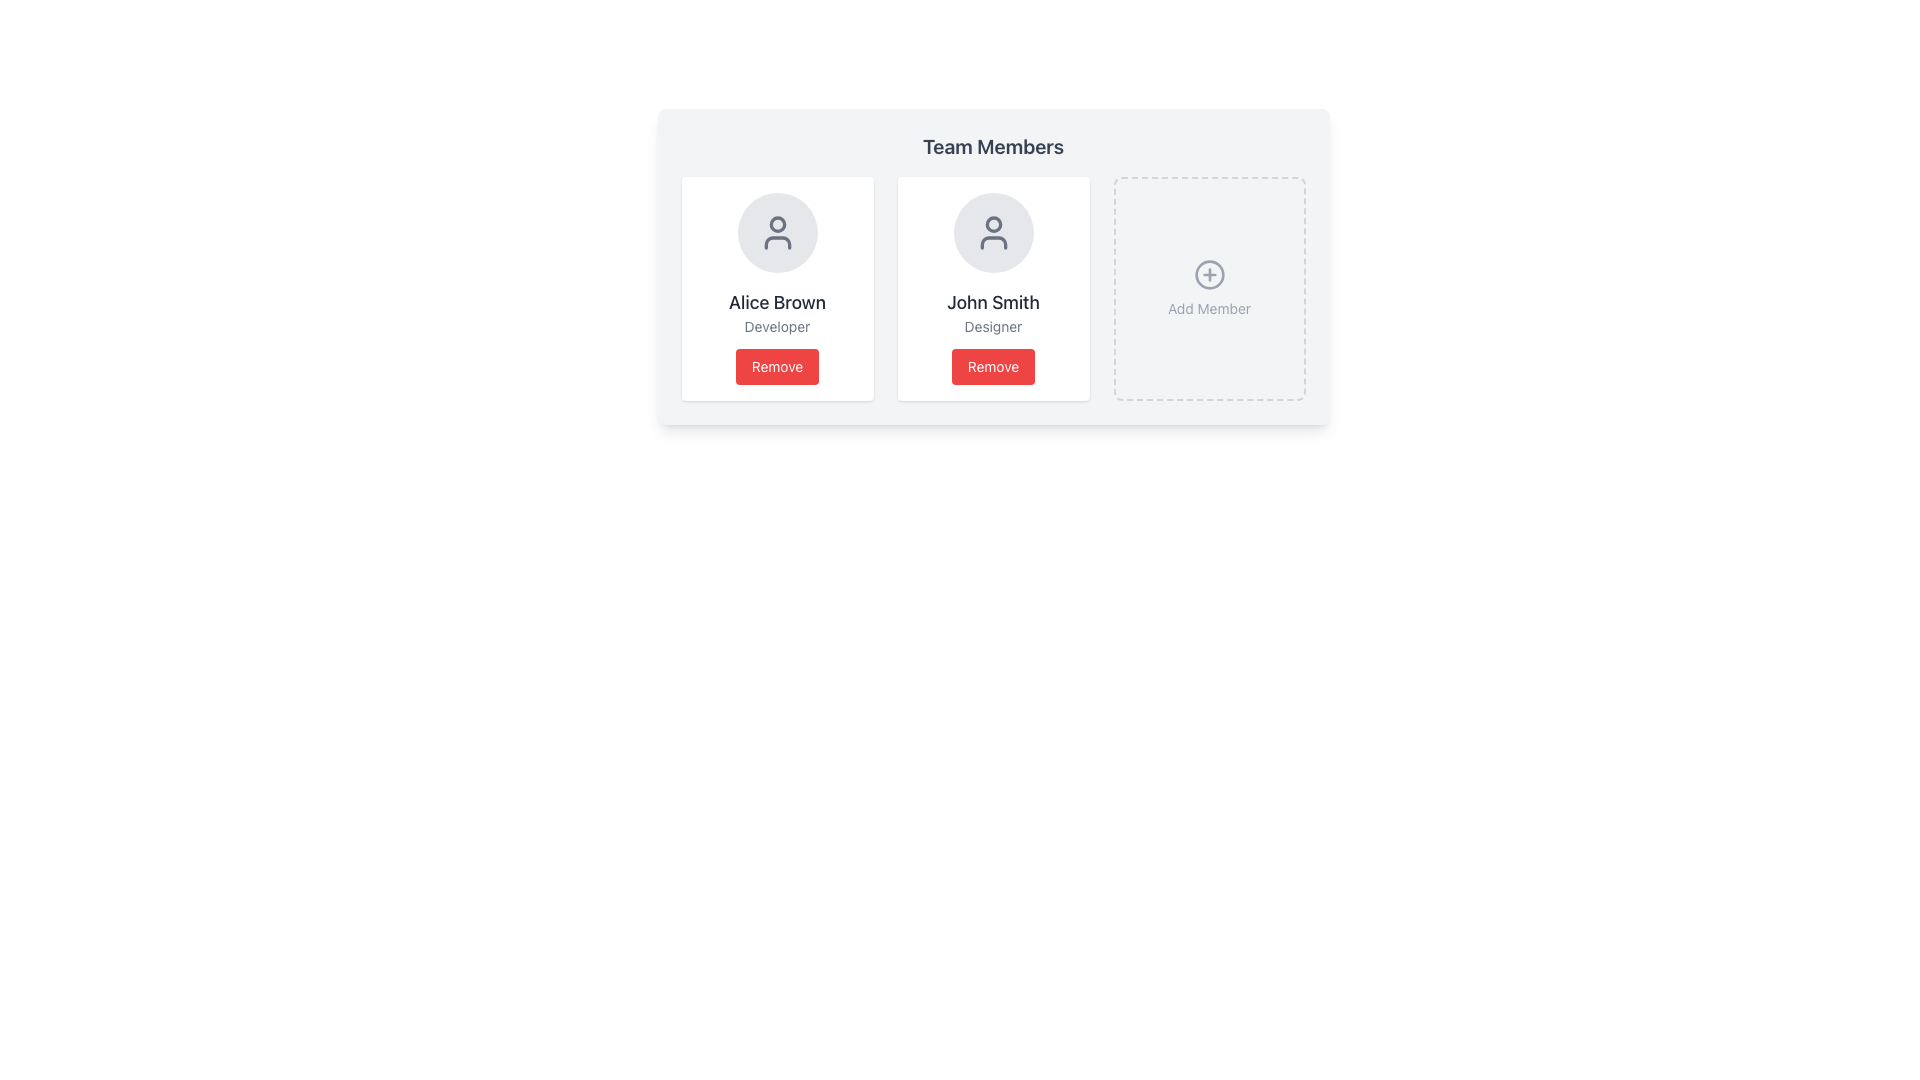  What do you see at coordinates (776, 326) in the screenshot?
I see `the Text Label indicating the role of team member Alice Brown, located in the center of the card interface between the name and the Remove button` at bounding box center [776, 326].